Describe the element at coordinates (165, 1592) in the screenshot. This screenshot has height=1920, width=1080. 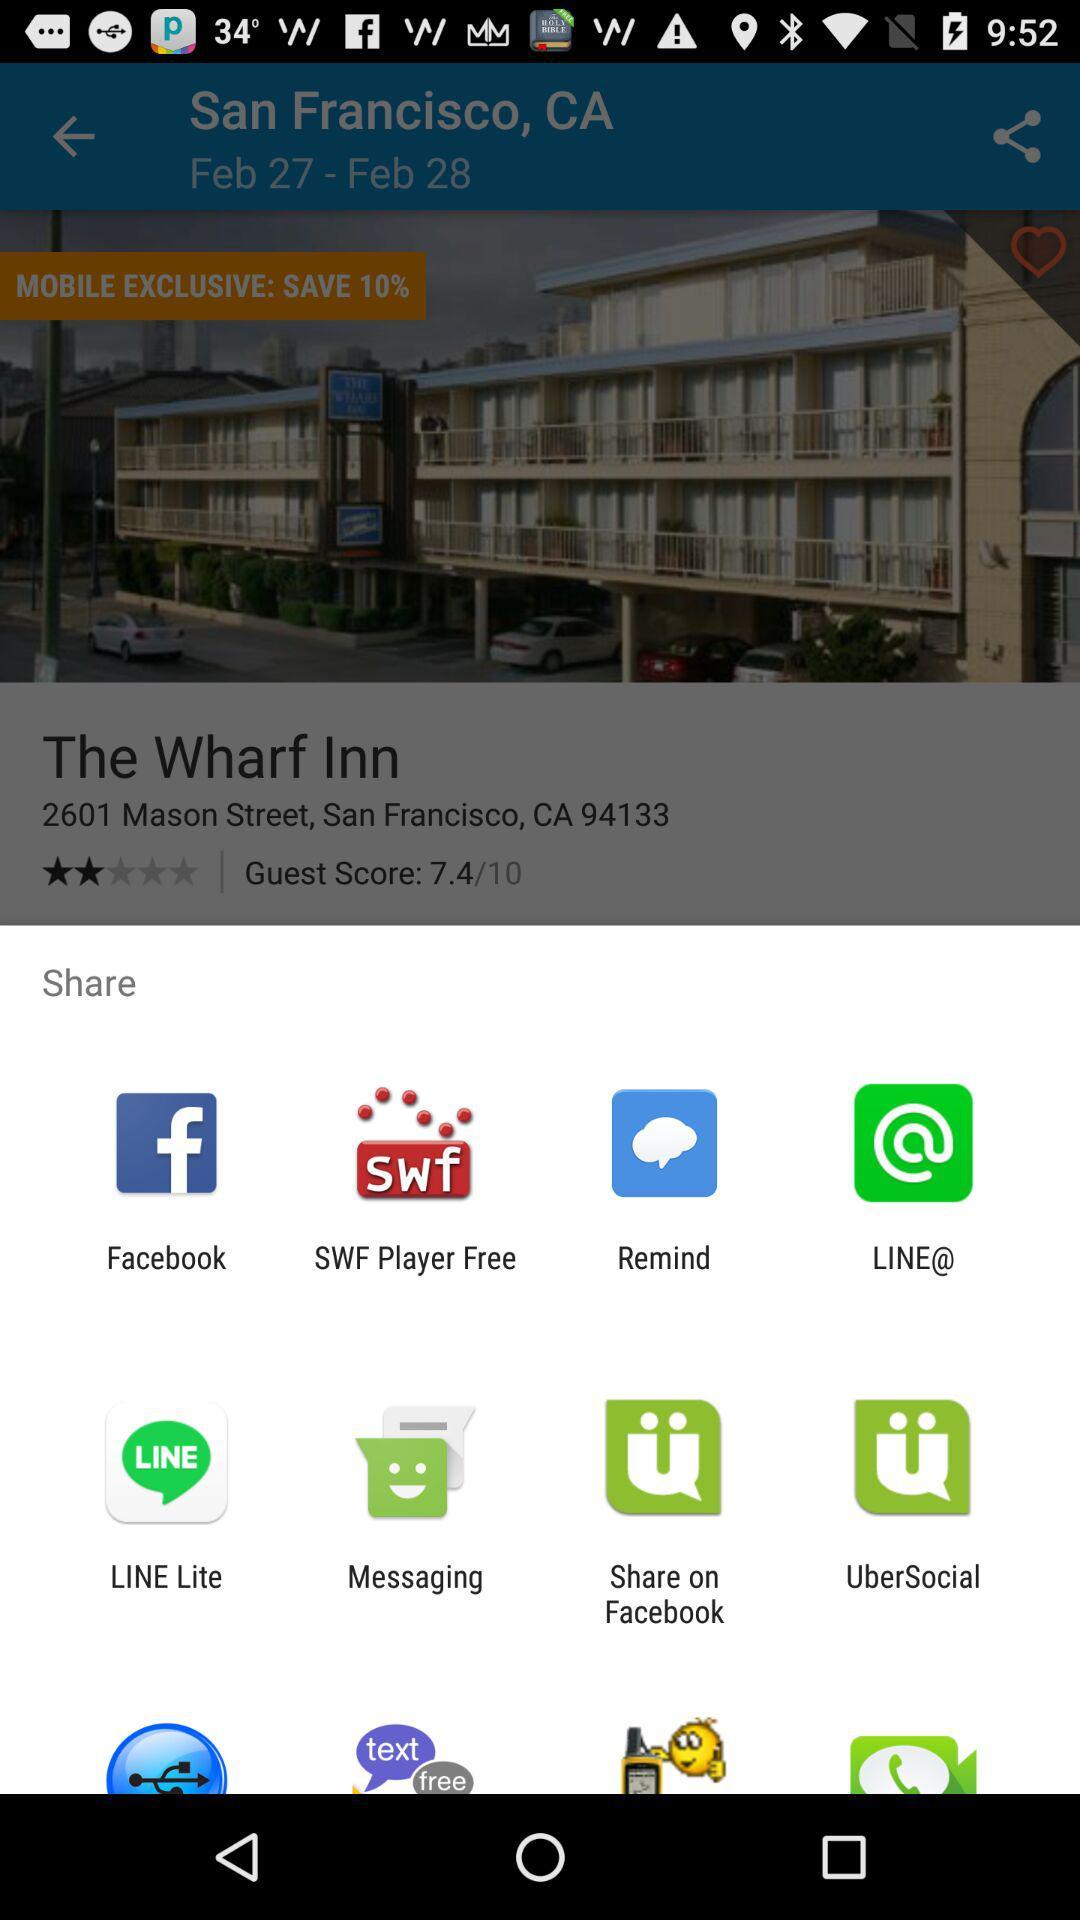
I see `icon next to messaging icon` at that location.